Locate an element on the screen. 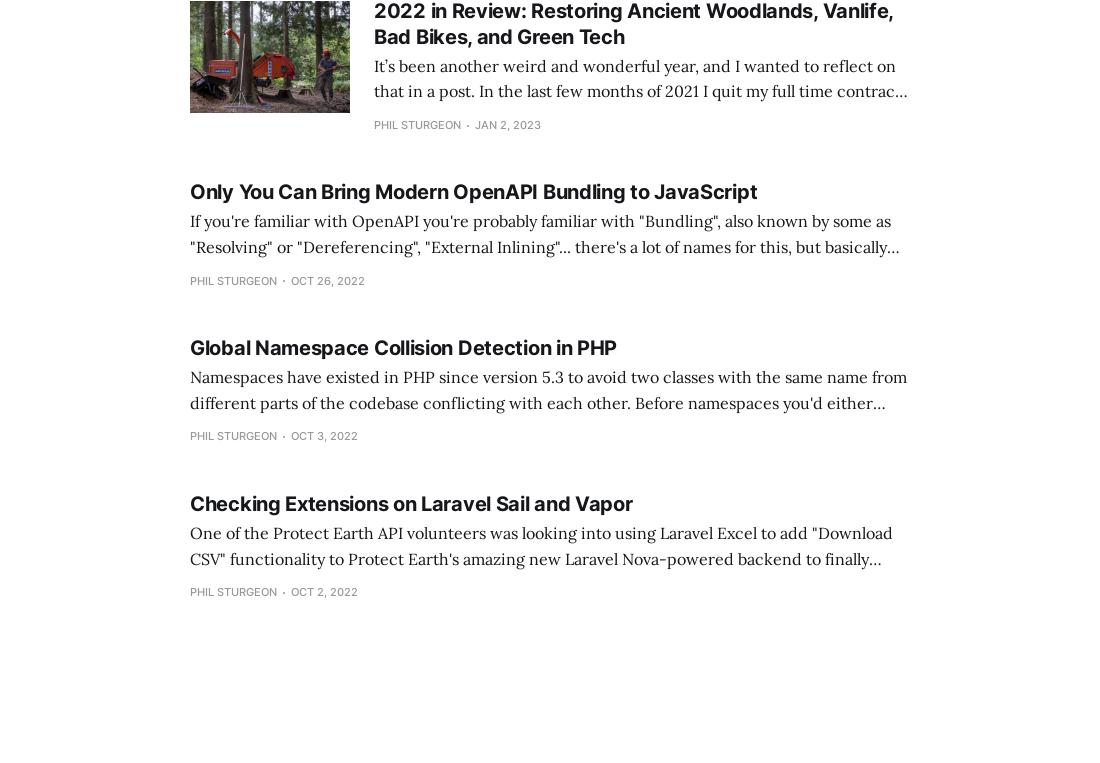 This screenshot has height=763, width=1100. 'One of the Protect Earth API volunteers was looking into using Laravel Excel to add "Download CSV" functionality to Protect Earth's amazing new Laravel Nova-powered backend to finally replace Airtable, and they said "It needs the GD extension, which I don't think Sail or Vapor have enabled?" Let's find out' is located at coordinates (548, 569).